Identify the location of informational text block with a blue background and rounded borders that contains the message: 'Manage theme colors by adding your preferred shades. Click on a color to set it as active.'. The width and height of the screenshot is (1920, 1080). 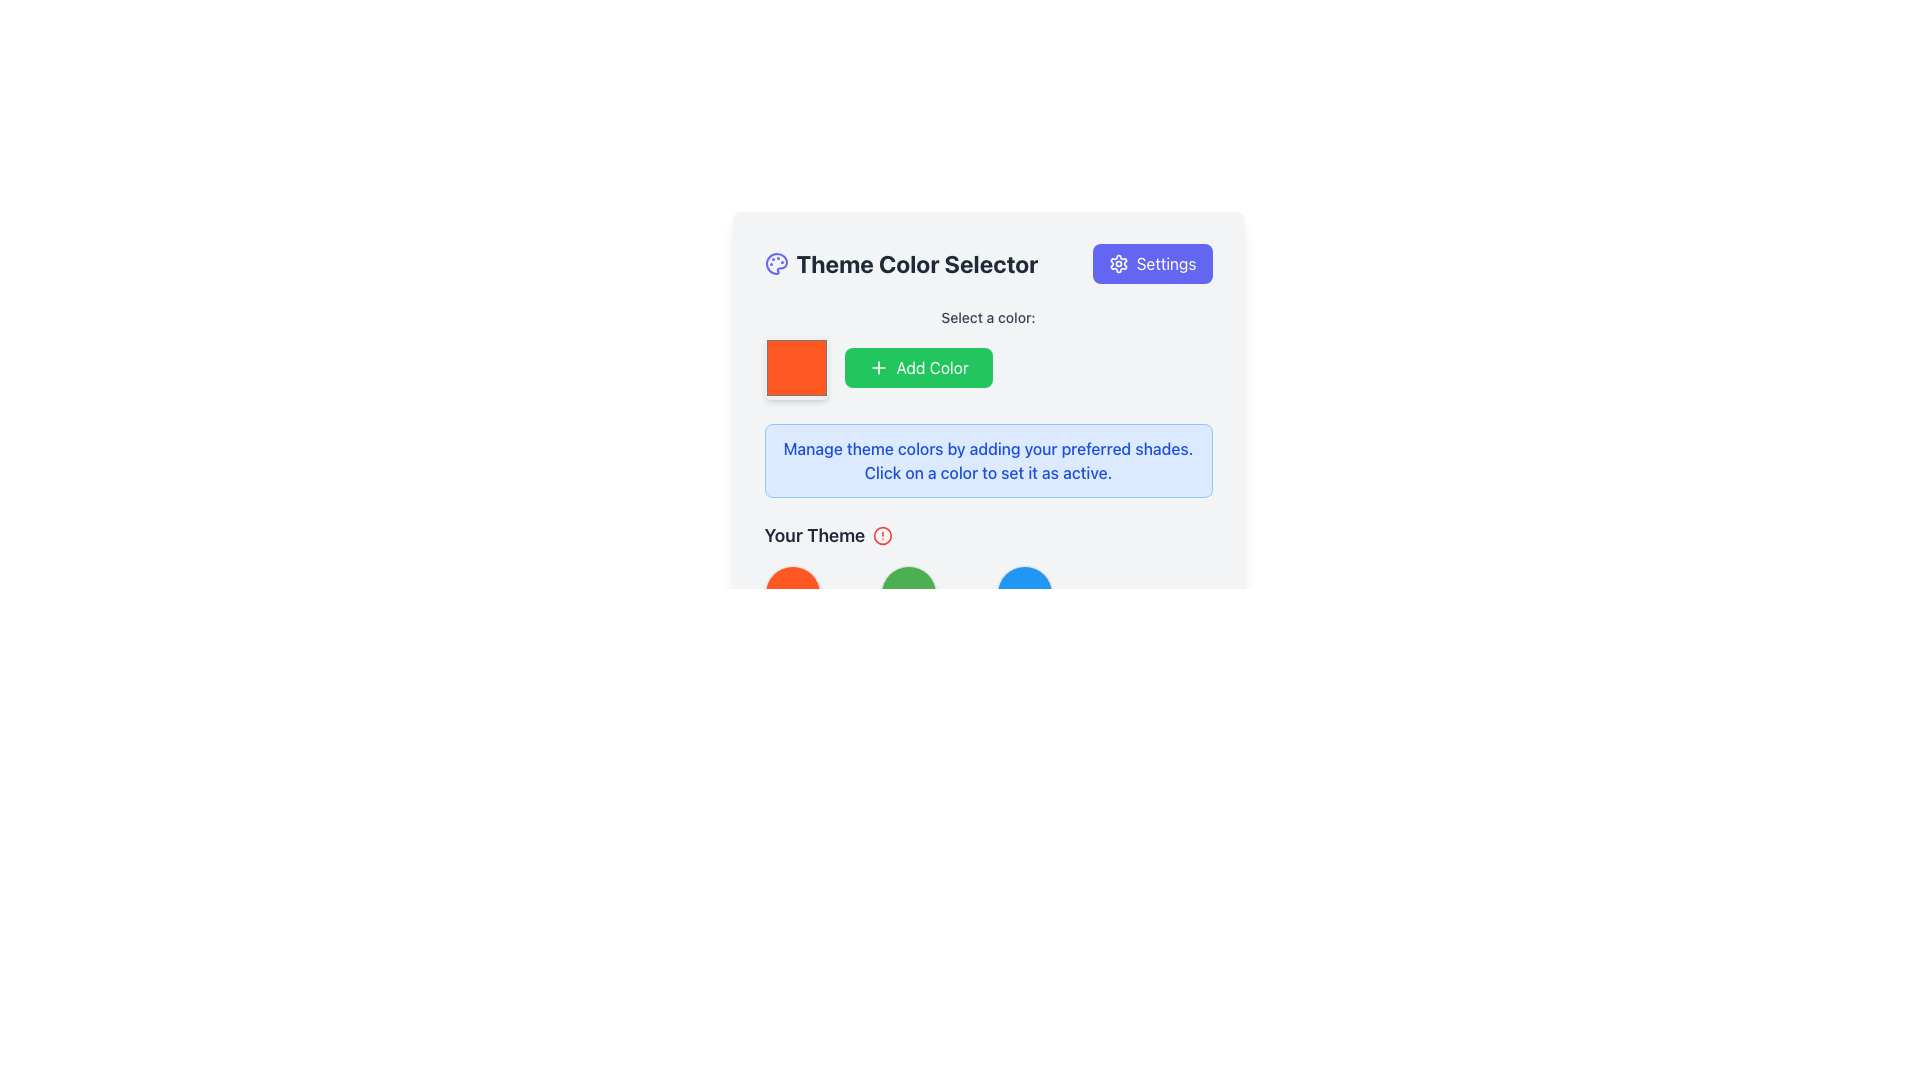
(988, 461).